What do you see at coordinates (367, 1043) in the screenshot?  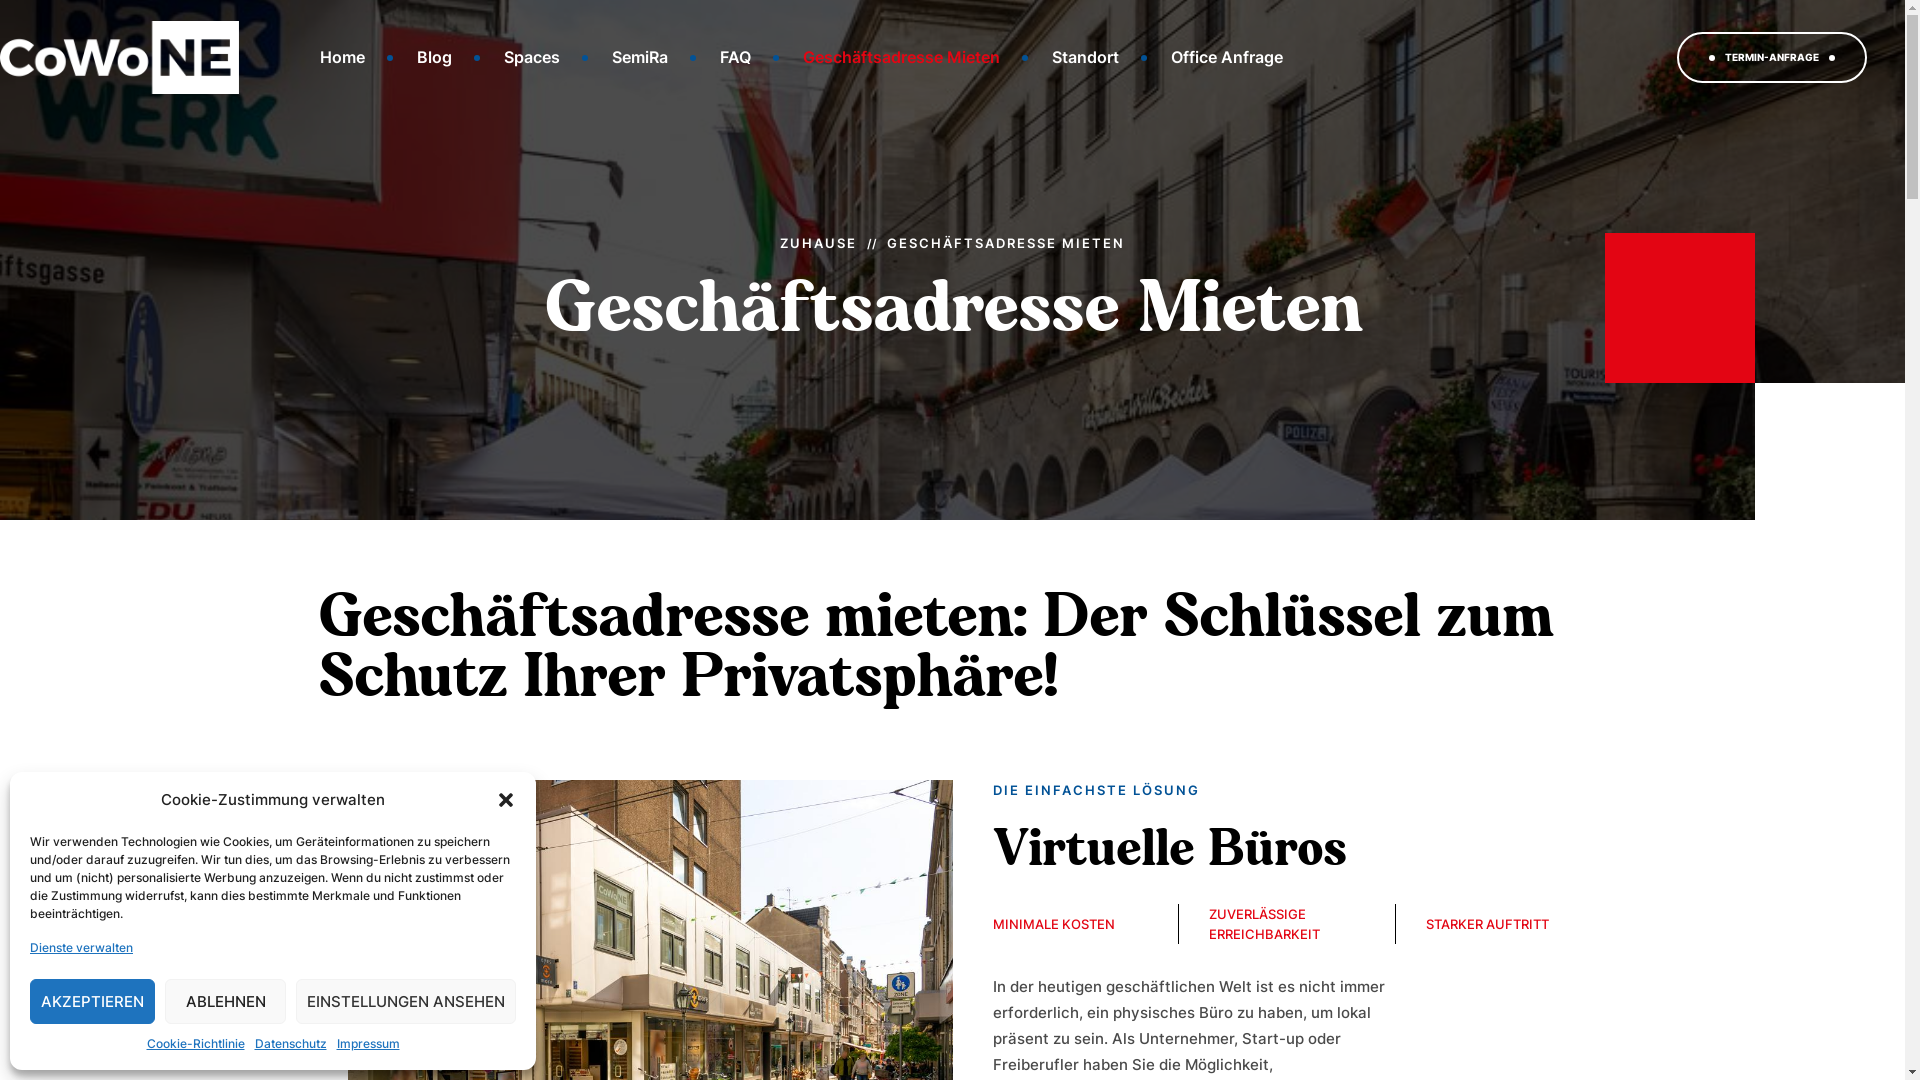 I see `'Impressum'` at bounding box center [367, 1043].